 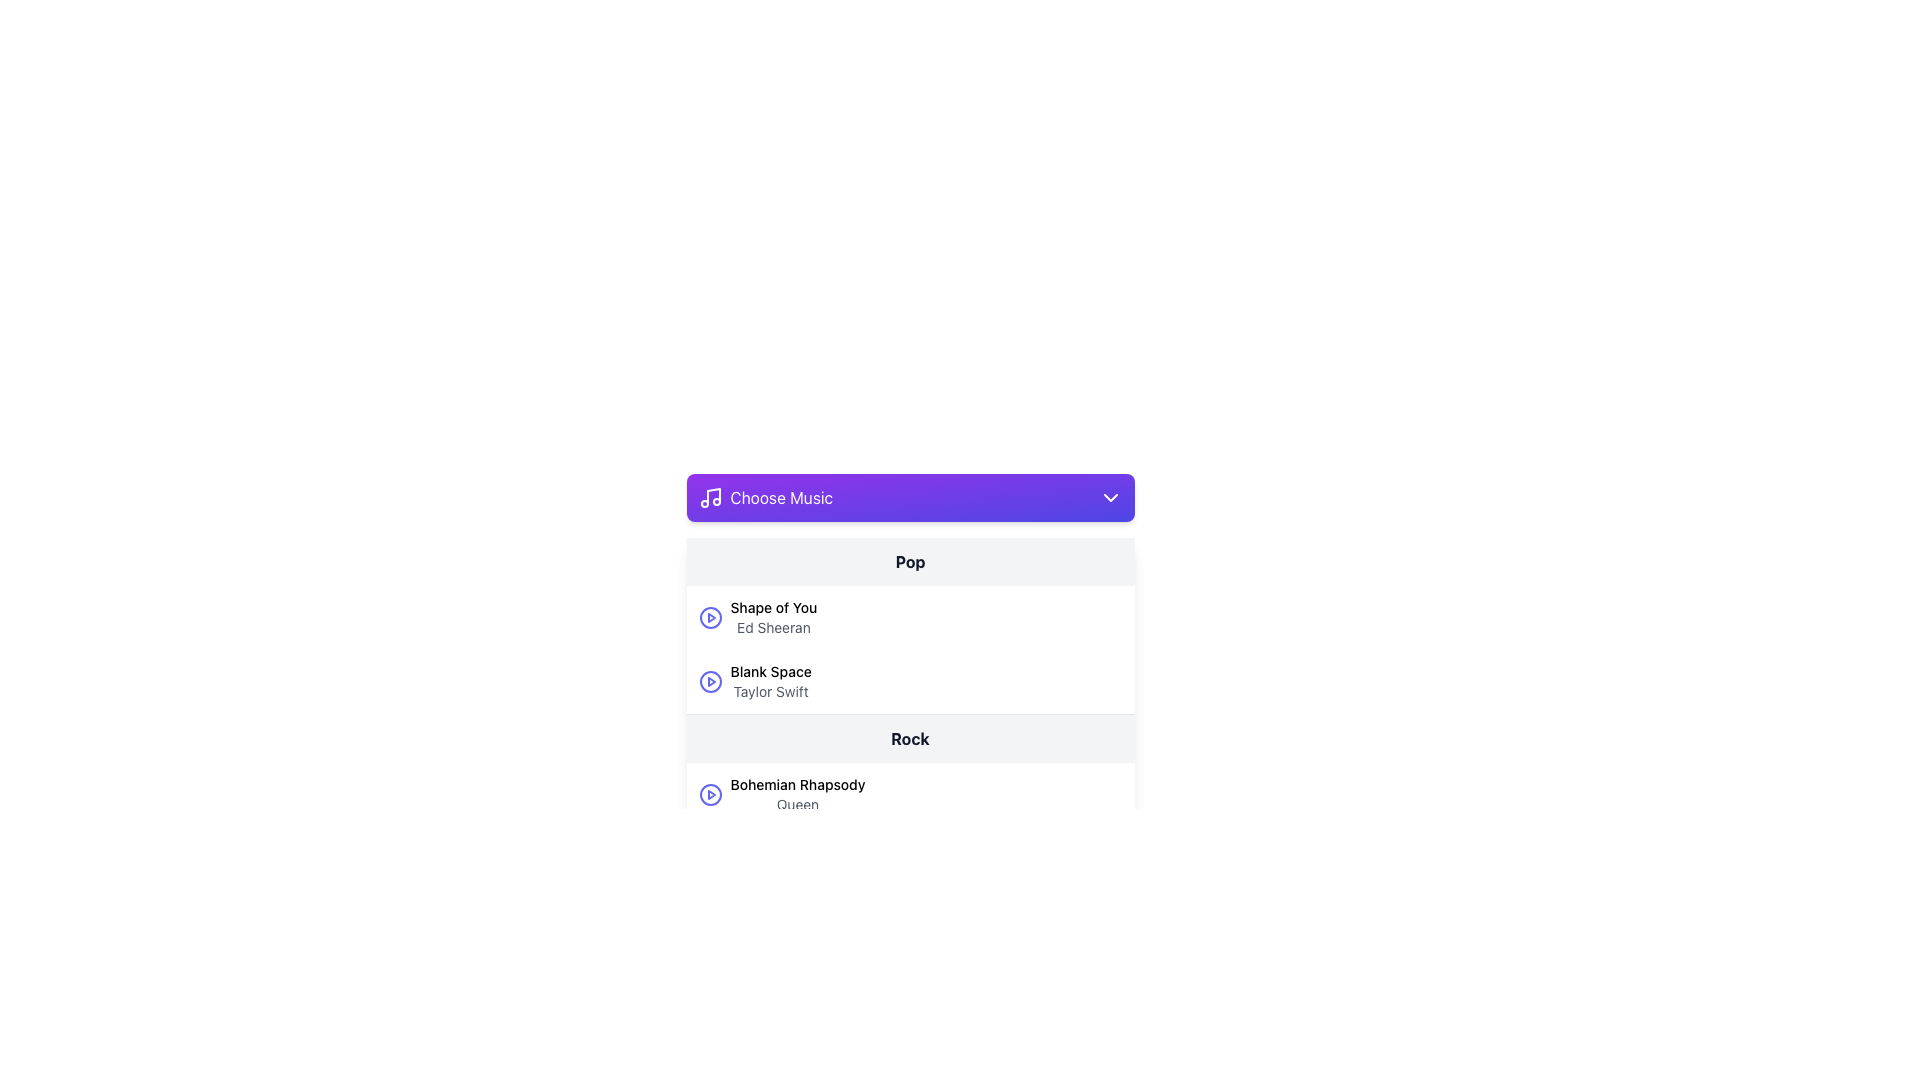 I want to click on the text label displaying 'Blank Space', so click(x=770, y=671).